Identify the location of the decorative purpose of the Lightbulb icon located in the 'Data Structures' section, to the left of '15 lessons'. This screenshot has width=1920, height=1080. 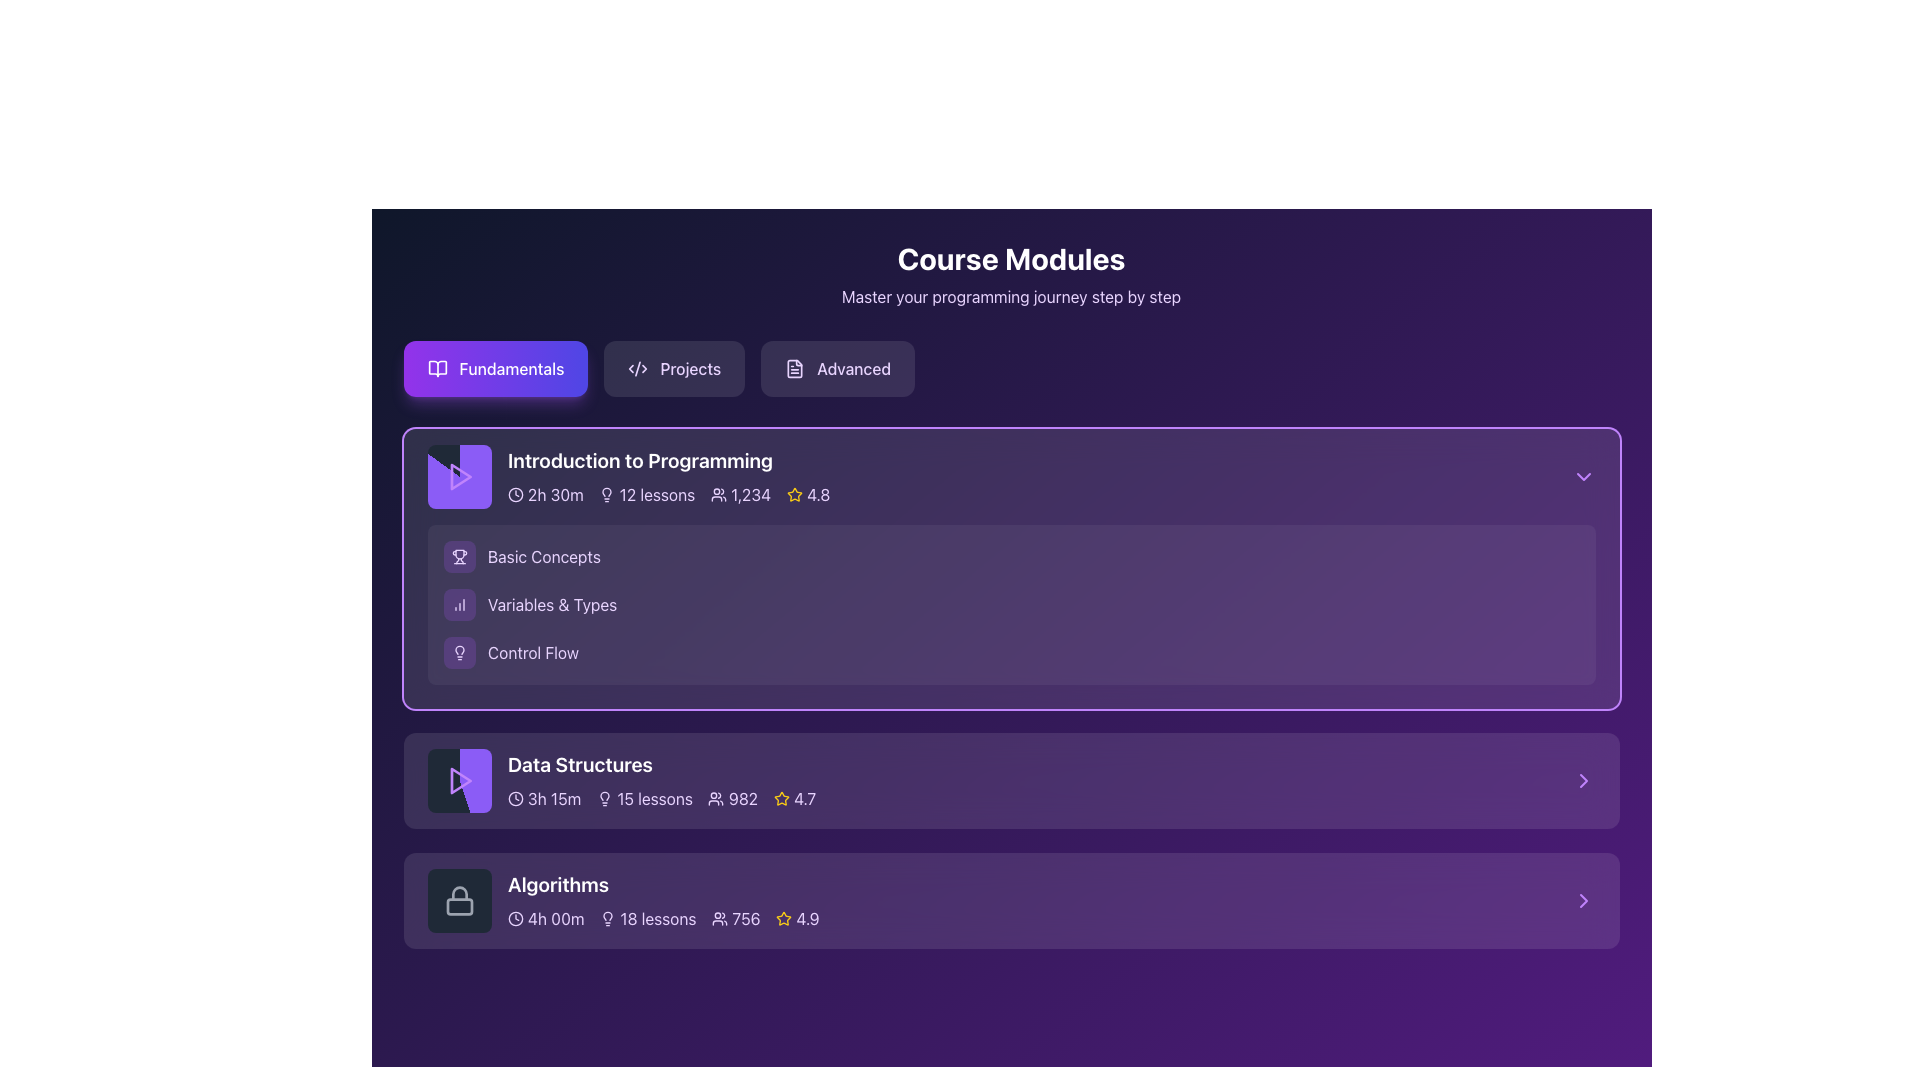
(603, 797).